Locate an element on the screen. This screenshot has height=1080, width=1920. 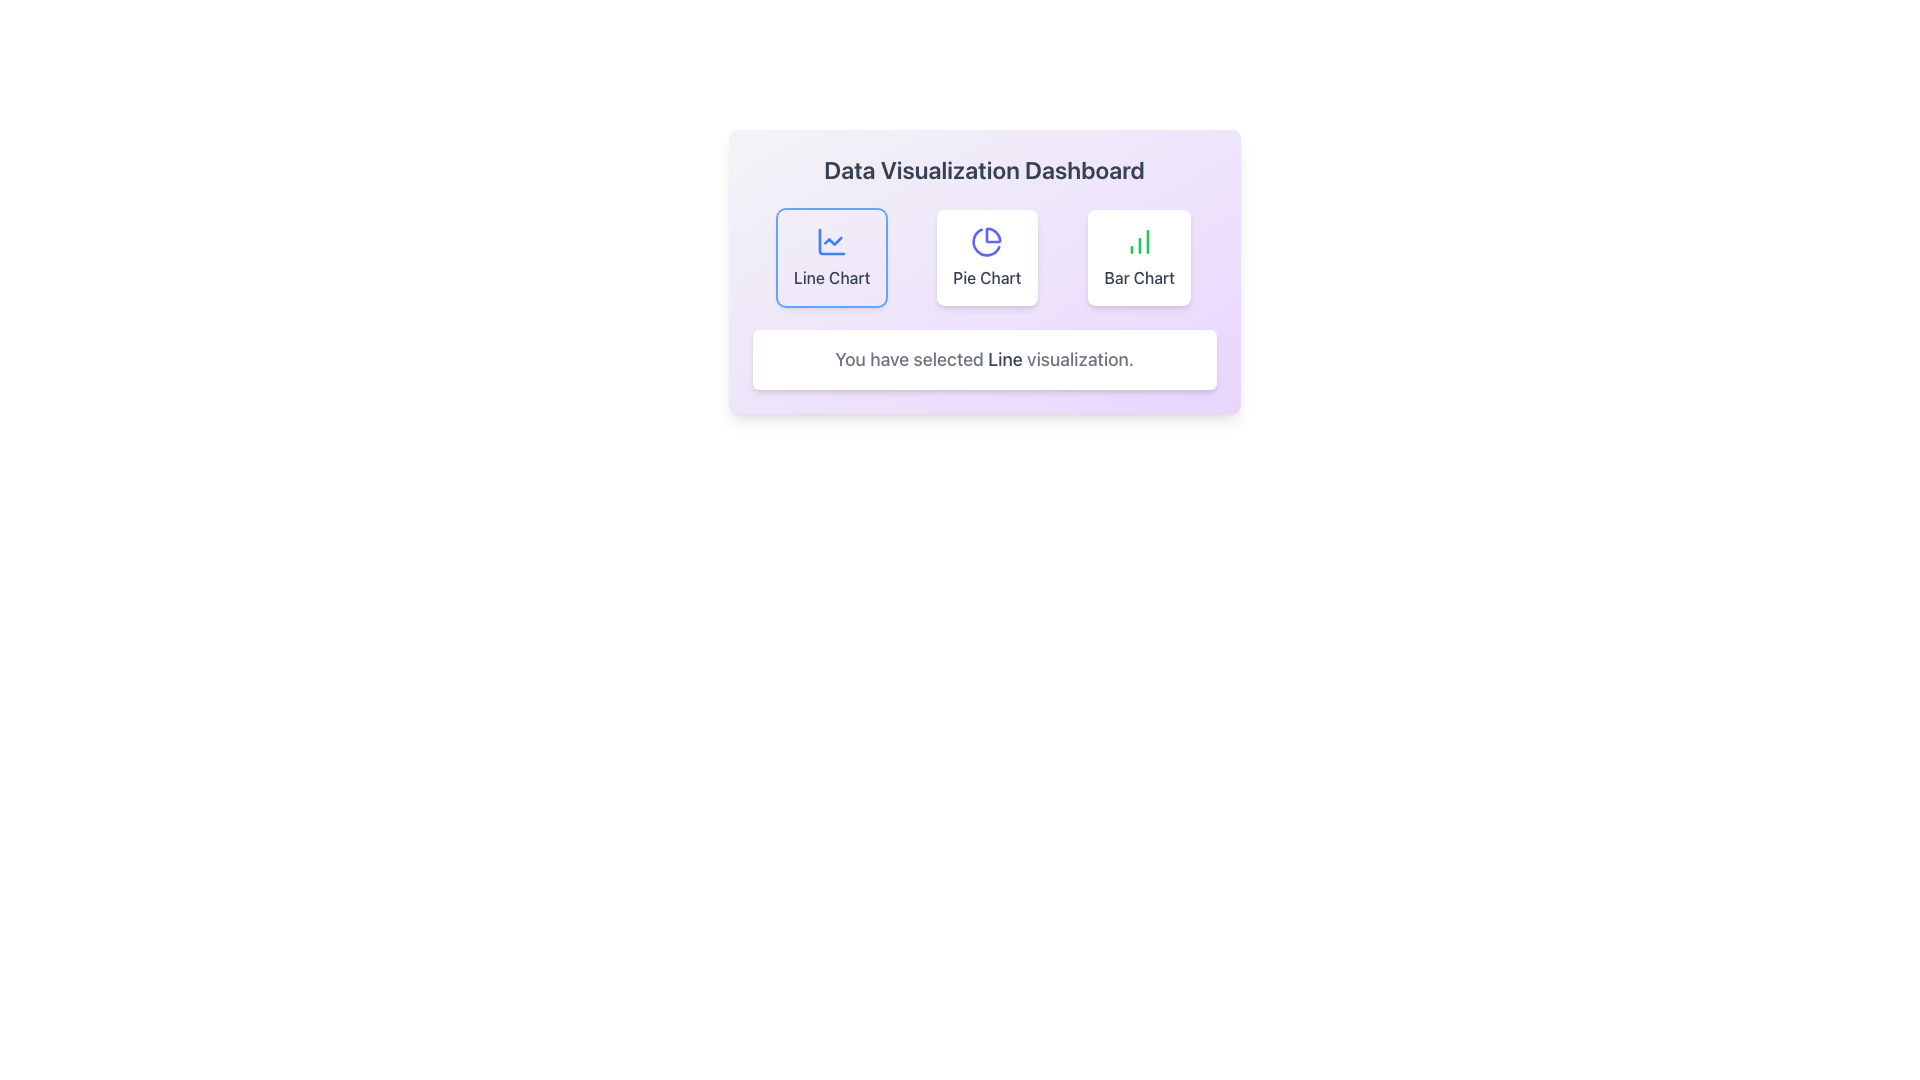
text 'Bar Chart' from the text label located beneath the bar chart icon, which identifies the function of the corresponding button is located at coordinates (1139, 277).